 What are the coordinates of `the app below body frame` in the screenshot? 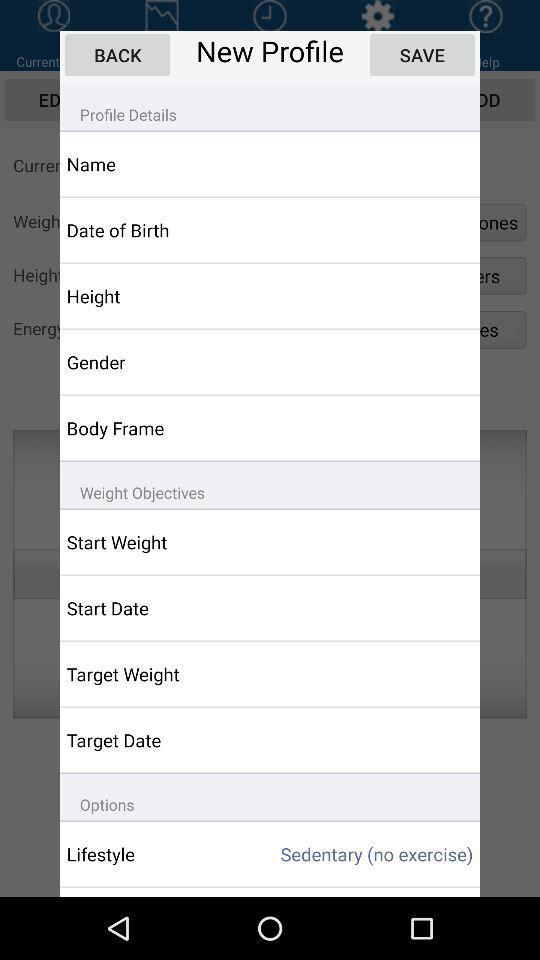 It's located at (270, 484).